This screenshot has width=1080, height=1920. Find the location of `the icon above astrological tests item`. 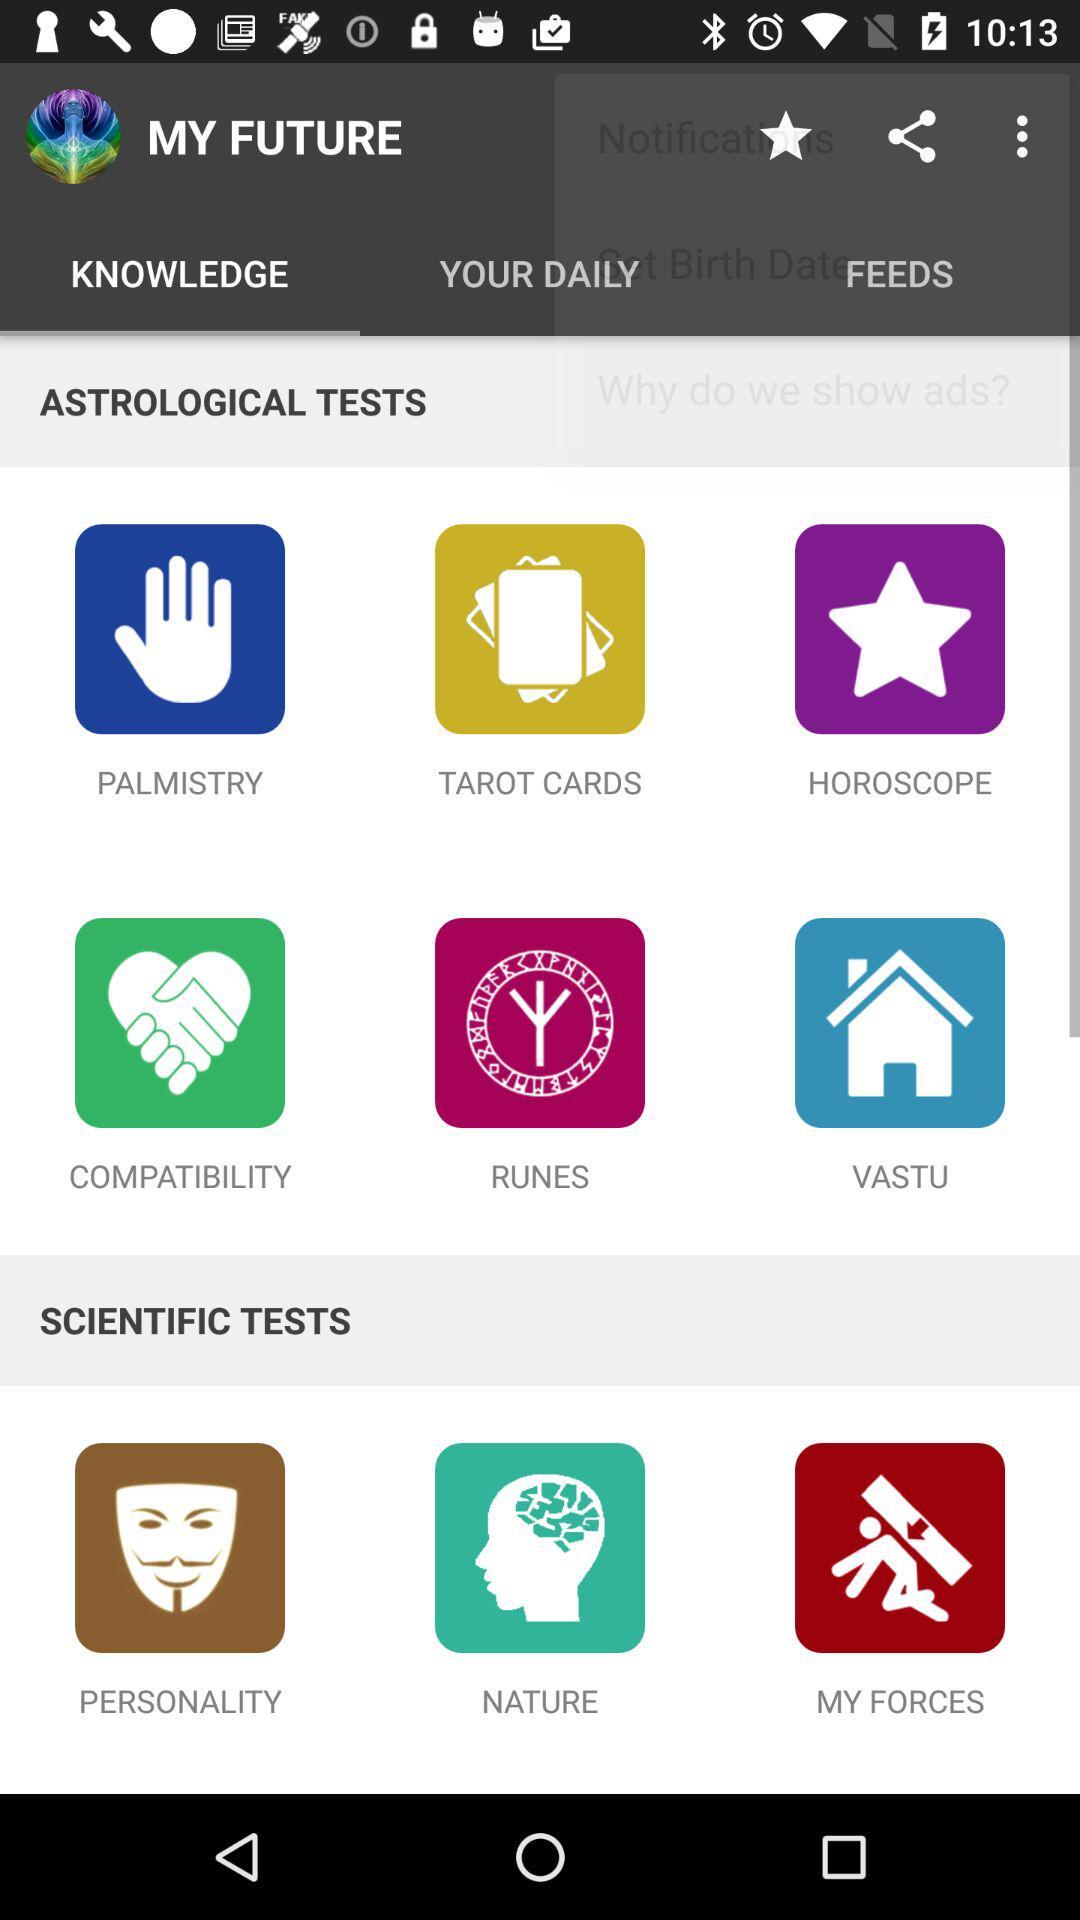

the icon above astrological tests item is located at coordinates (1027, 135).